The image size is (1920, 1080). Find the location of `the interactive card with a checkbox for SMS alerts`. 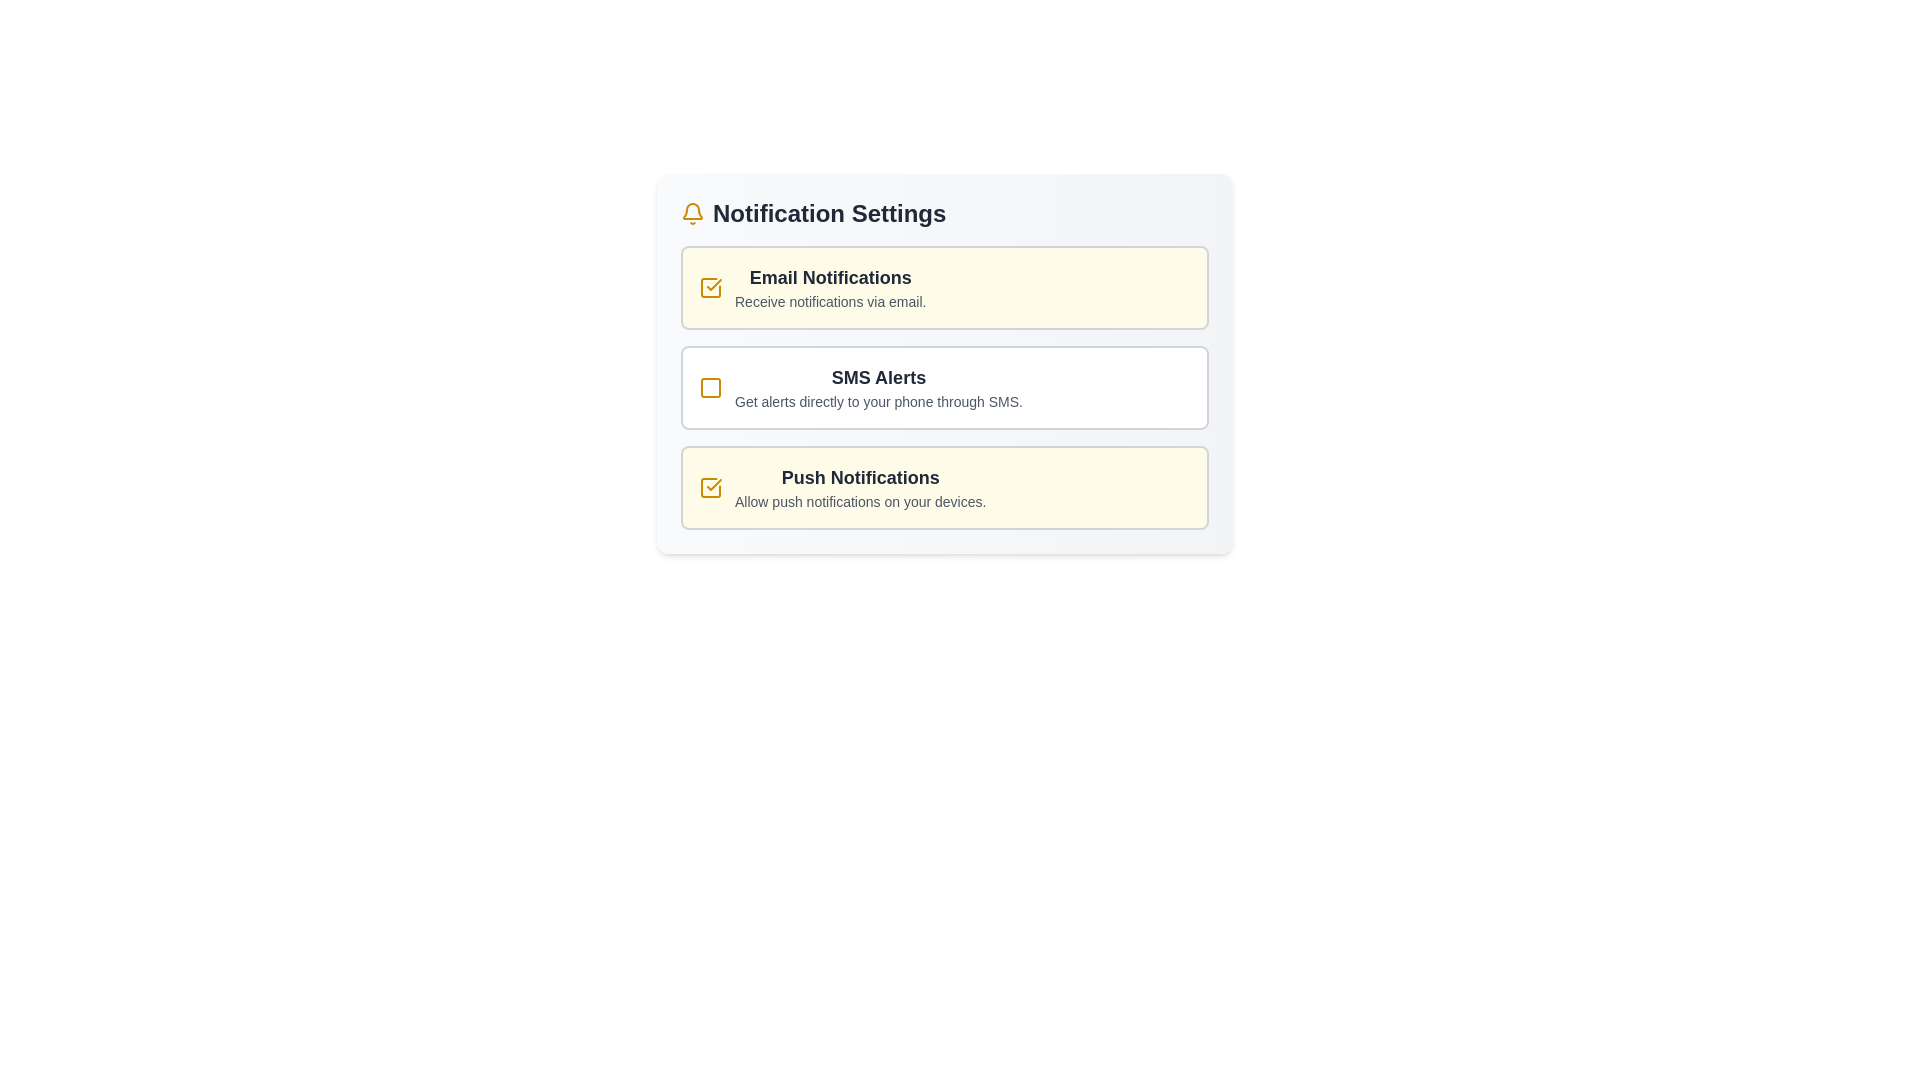

the interactive card with a checkbox for SMS alerts is located at coordinates (944, 363).